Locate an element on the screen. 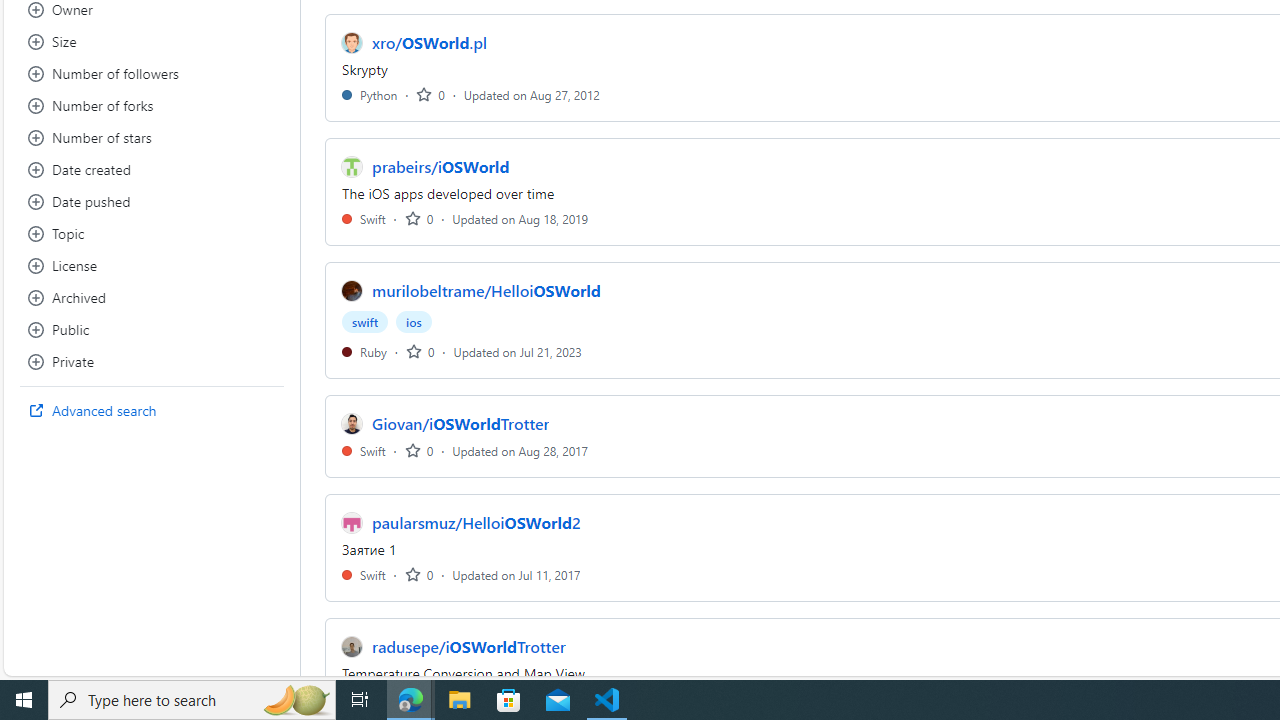  'Updated on Aug 28, 2017' is located at coordinates (520, 450).